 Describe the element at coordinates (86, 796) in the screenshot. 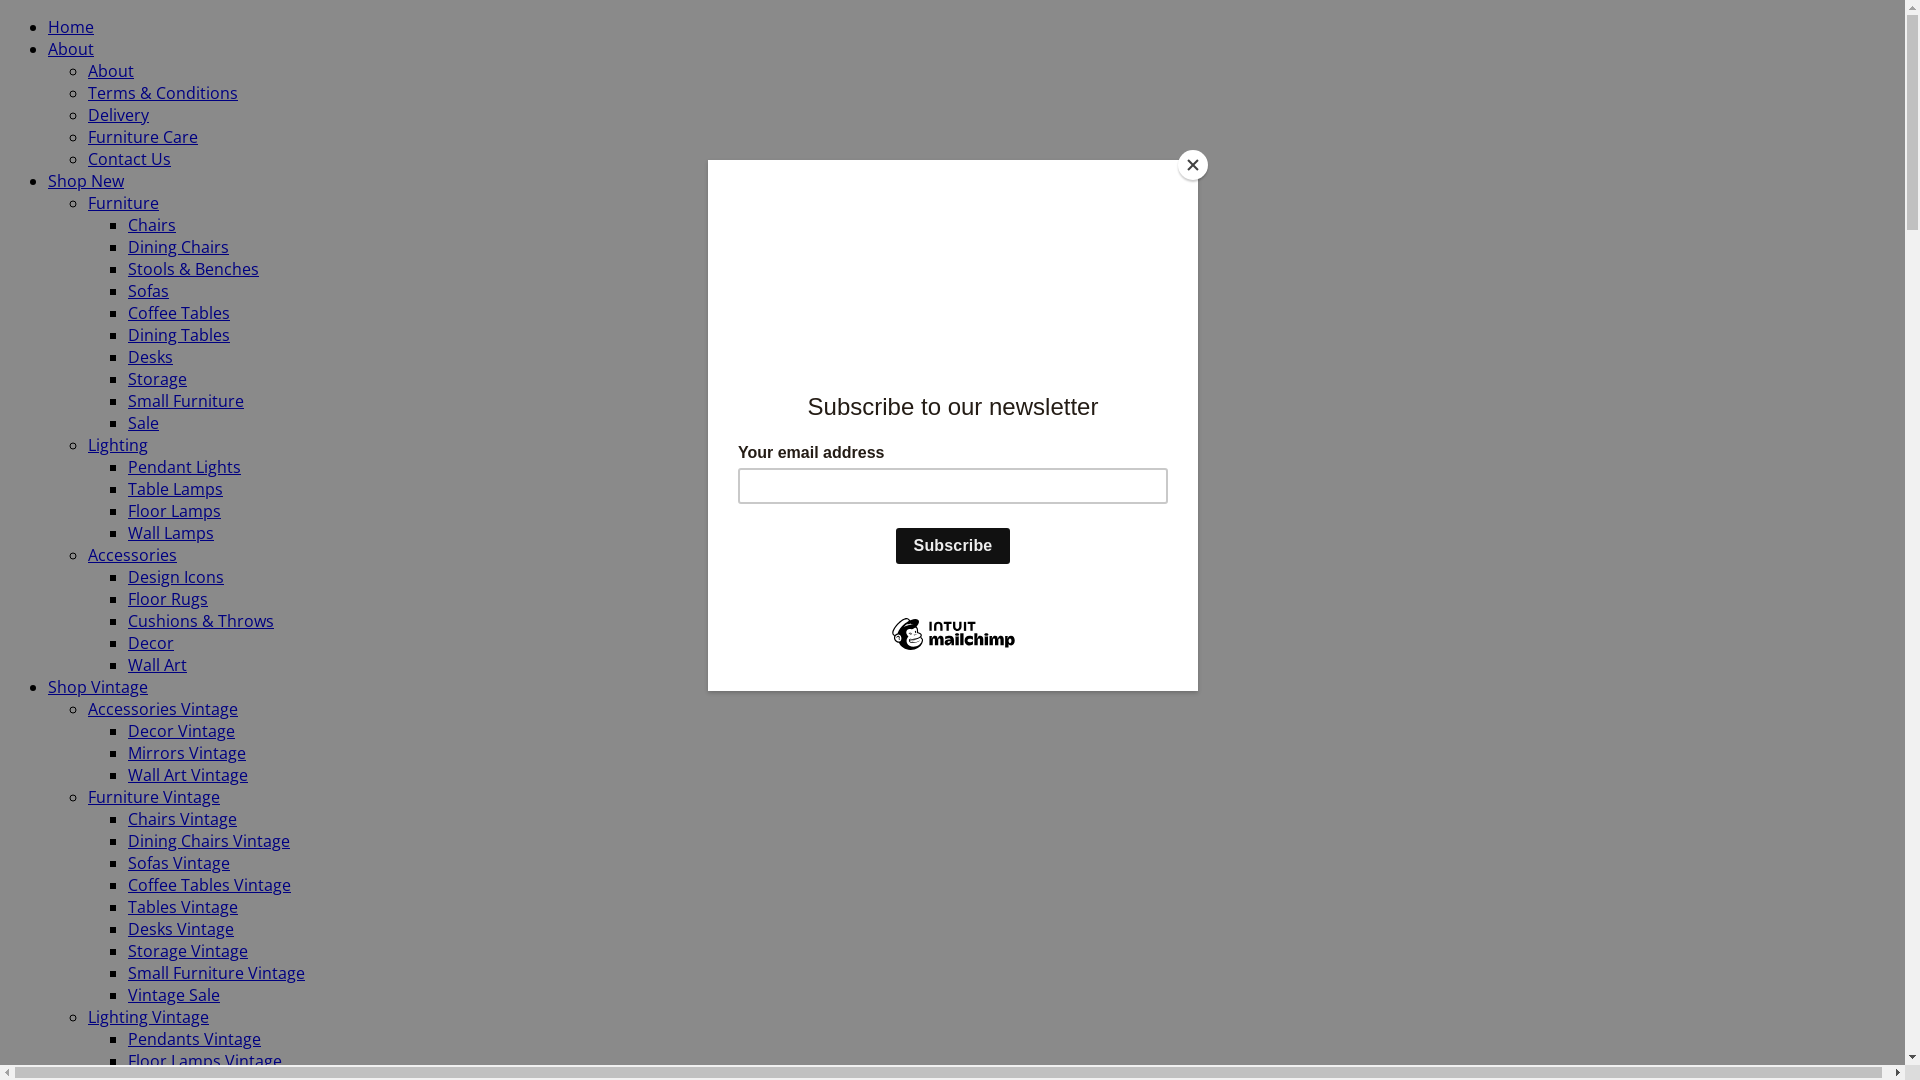

I see `'Furniture Vintage'` at that location.